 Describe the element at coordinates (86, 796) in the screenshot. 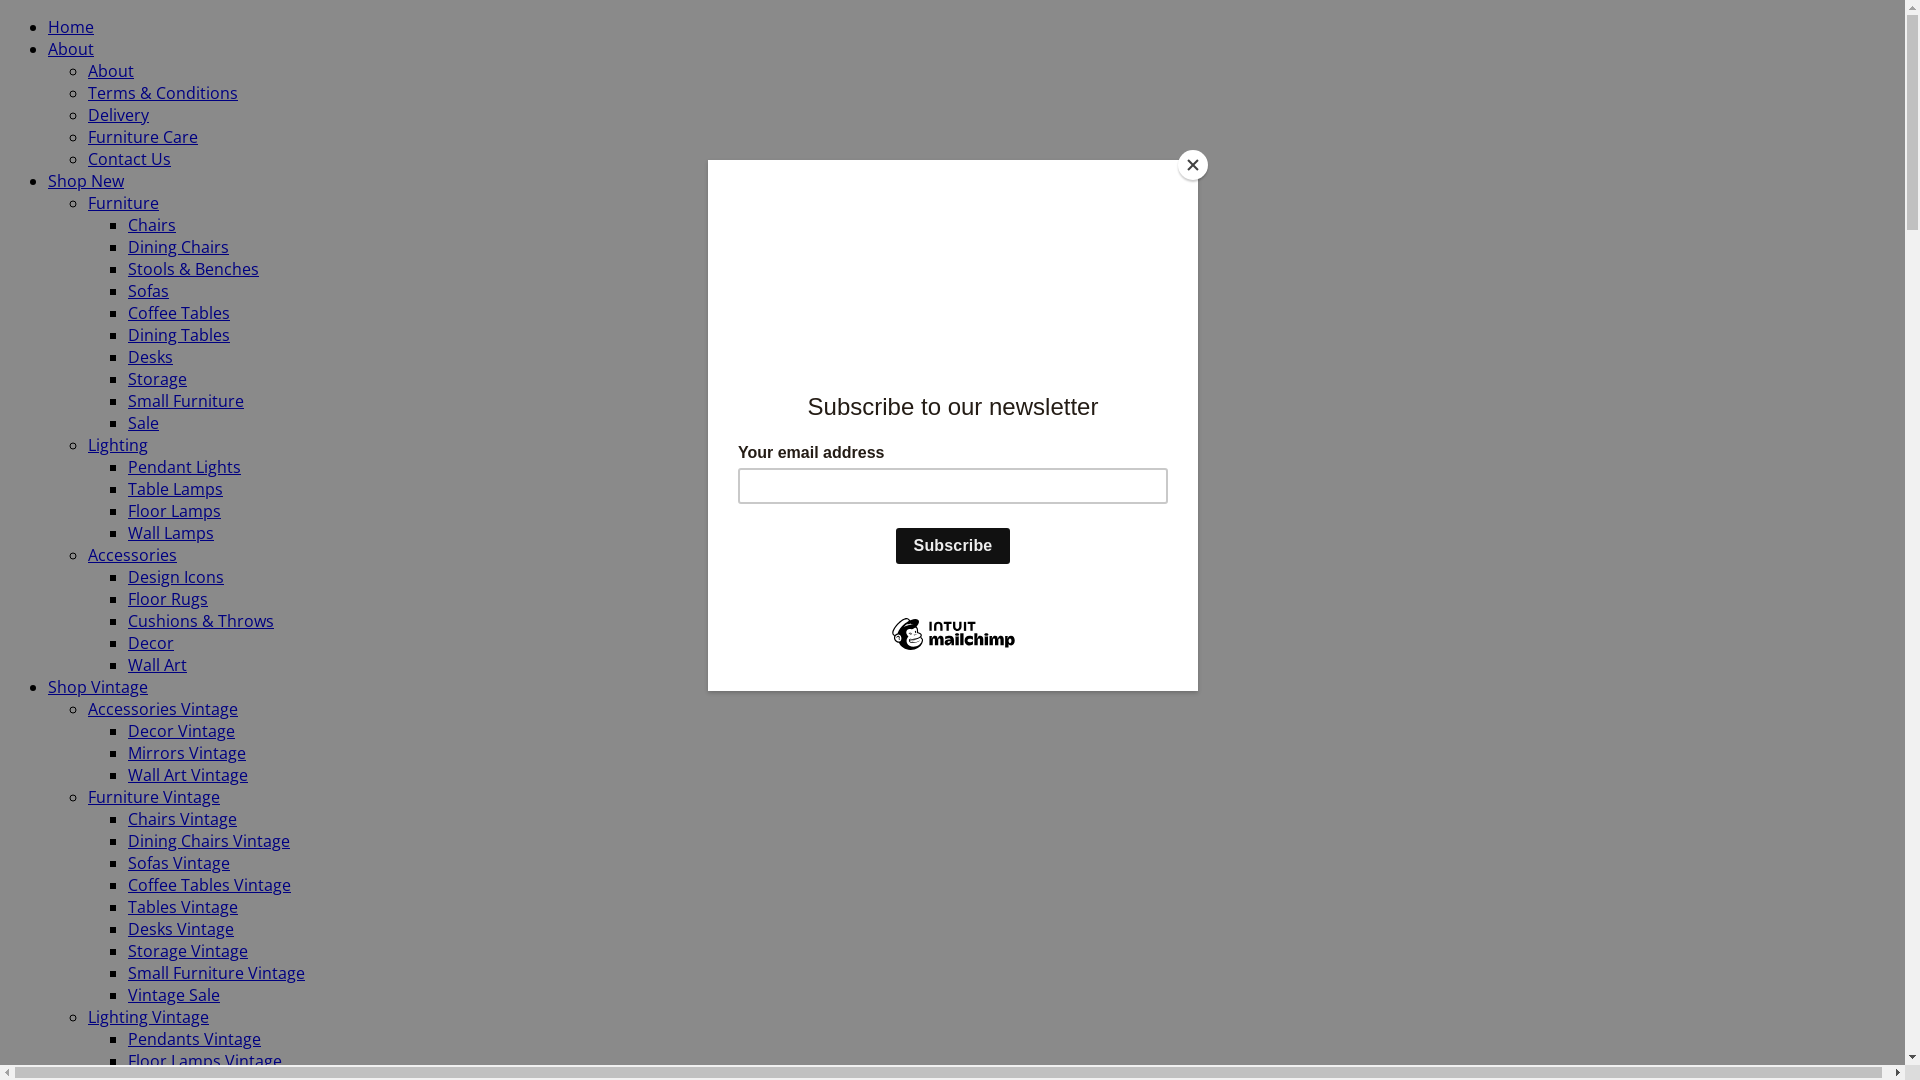

I see `'Furniture Vintage'` at that location.